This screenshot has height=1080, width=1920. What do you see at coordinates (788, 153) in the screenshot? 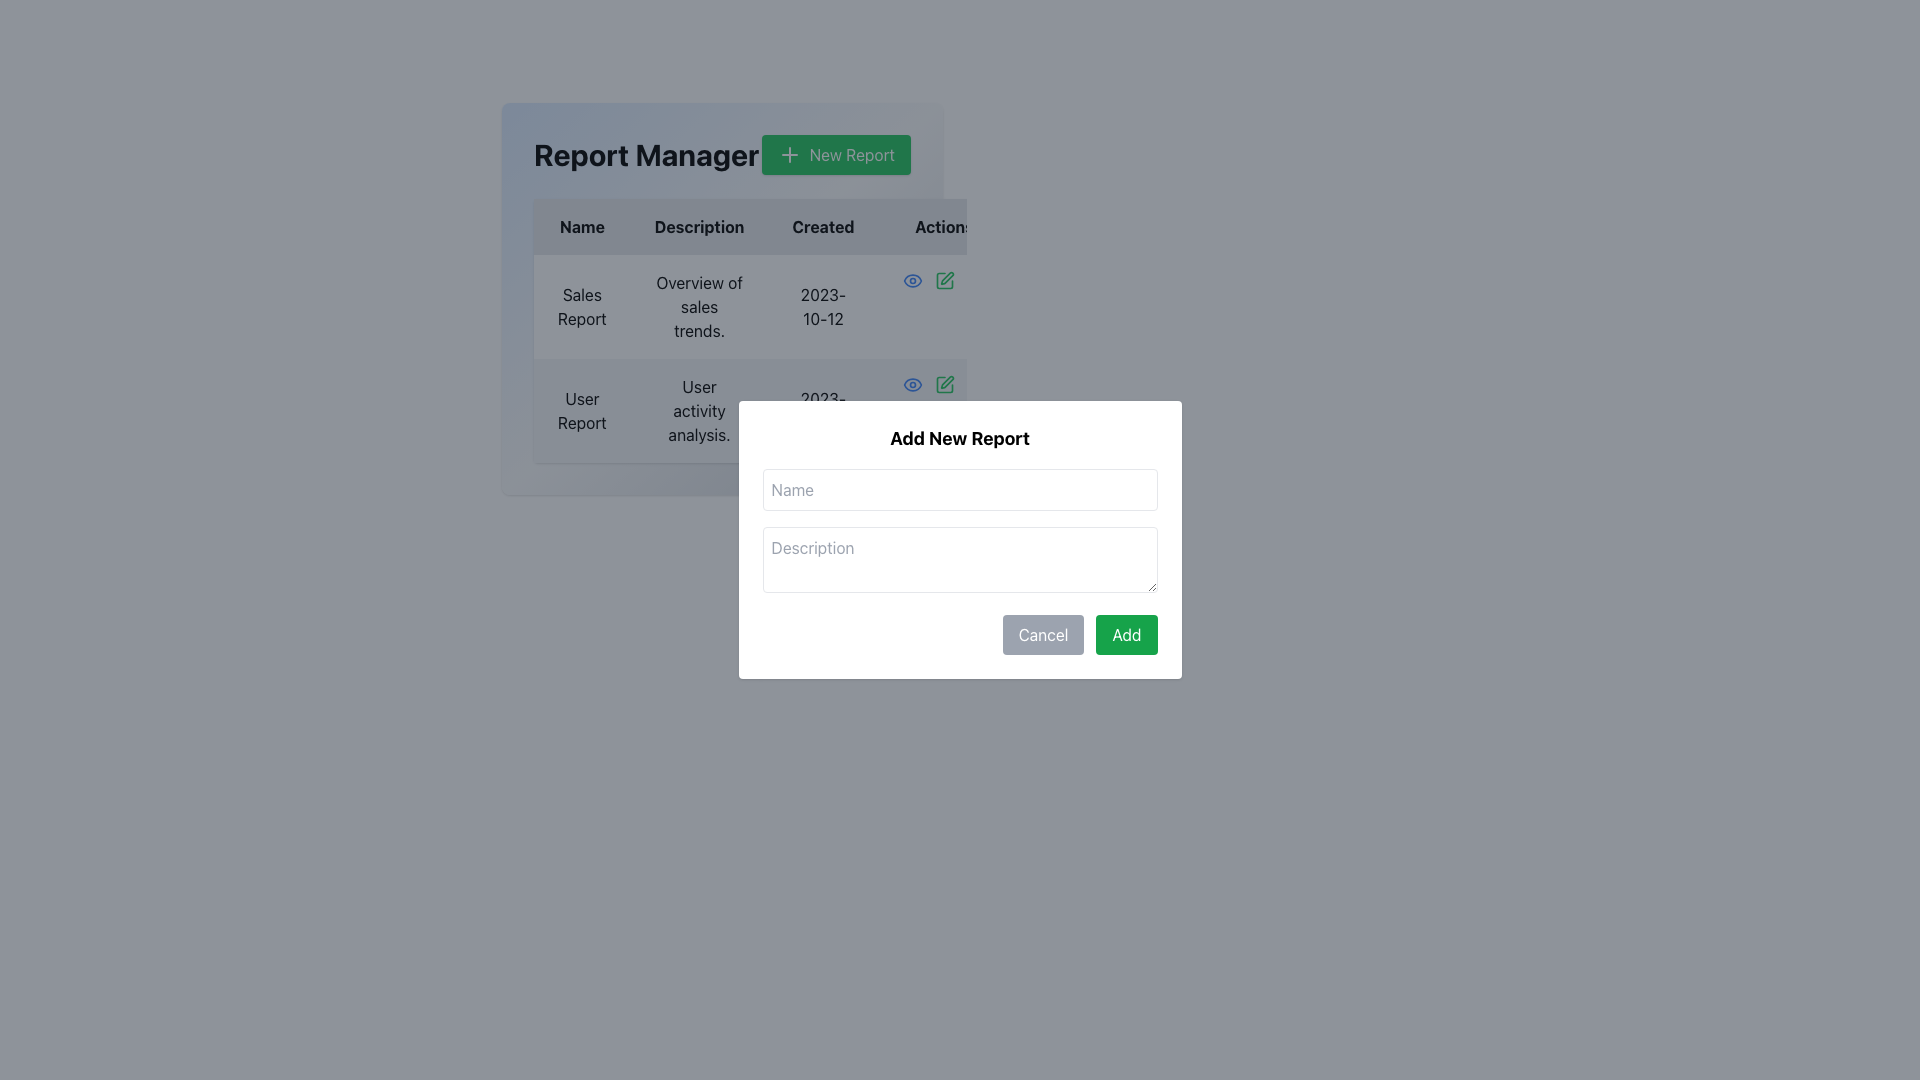
I see `the icon inside the 'New Report' green button at the top-right corner of the 'Report Manager' section, which symbolizes the action of adding or creating a new report` at bounding box center [788, 153].